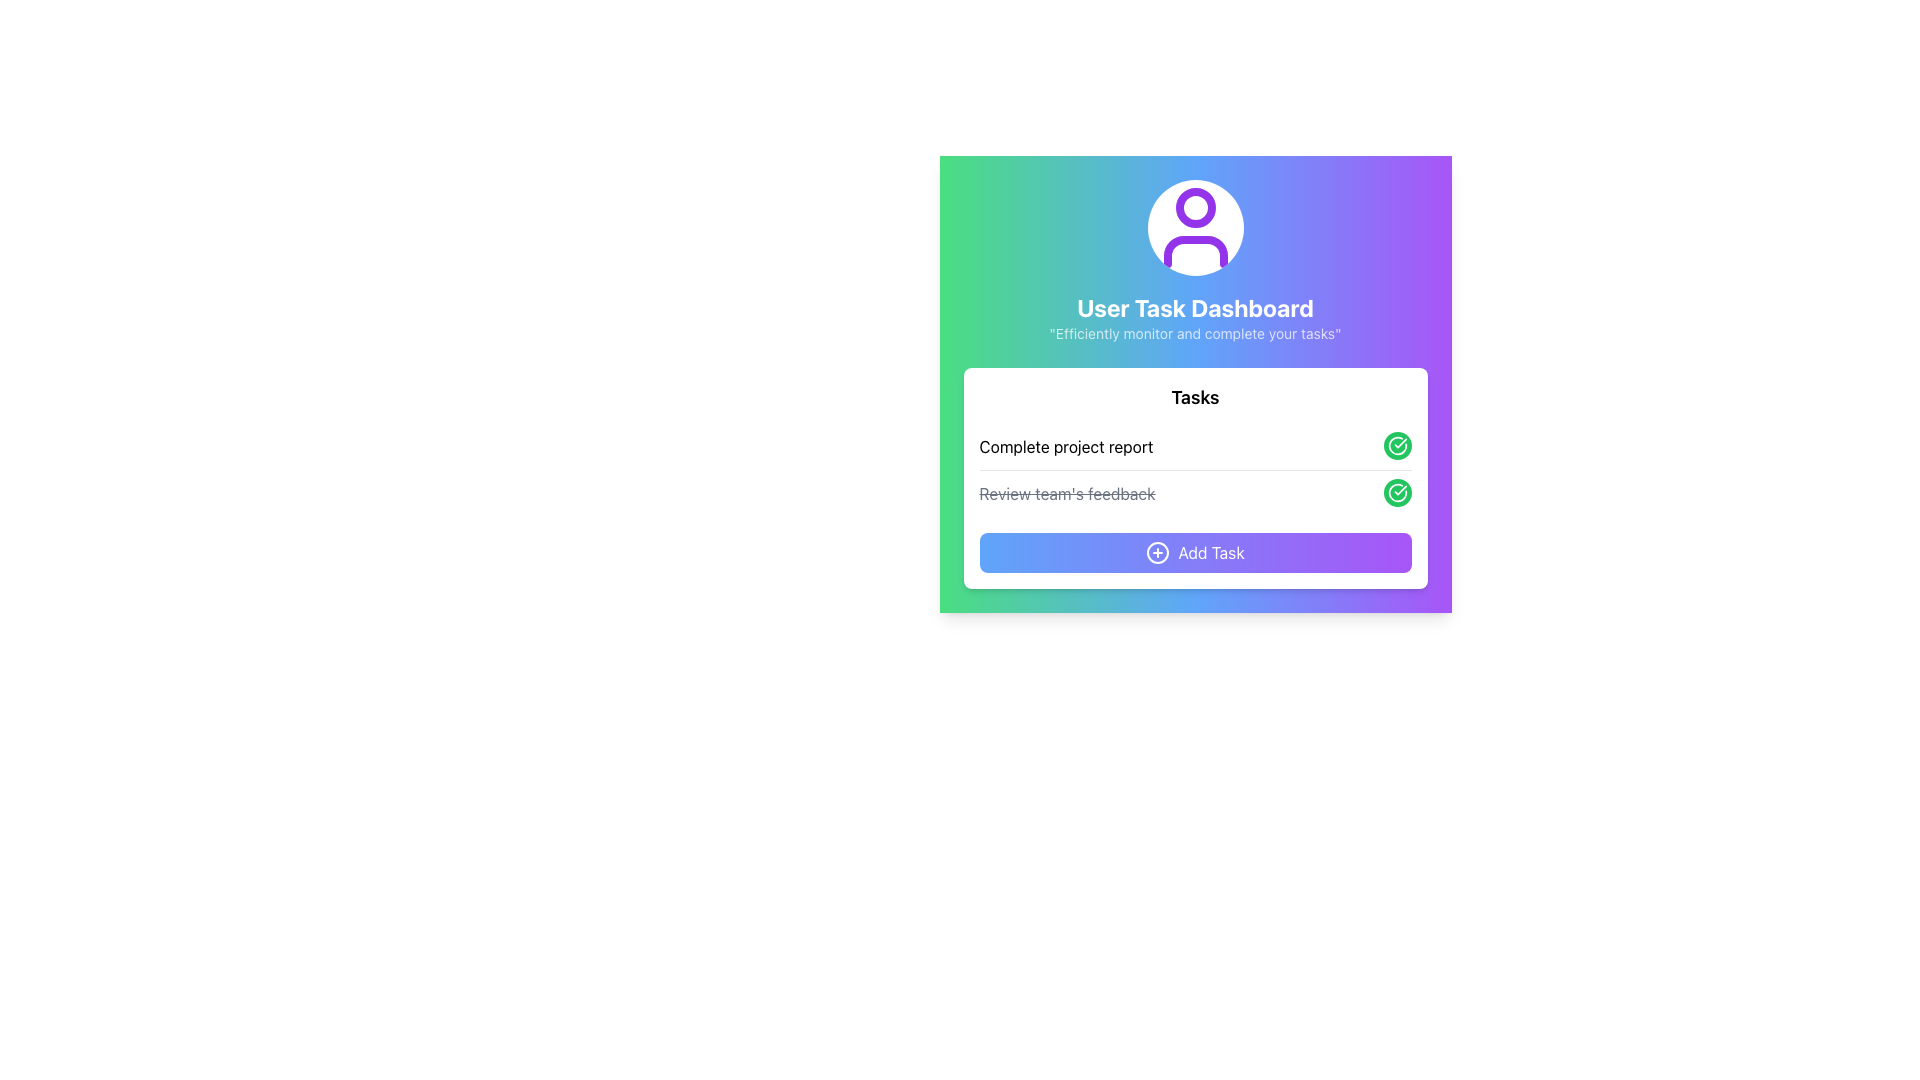 The width and height of the screenshot is (1920, 1080). I want to click on the circular graphic inside the icon with a tick mark, indicating successful completion, located in the second task row's action button to the right side of the task list card, so click(1396, 445).